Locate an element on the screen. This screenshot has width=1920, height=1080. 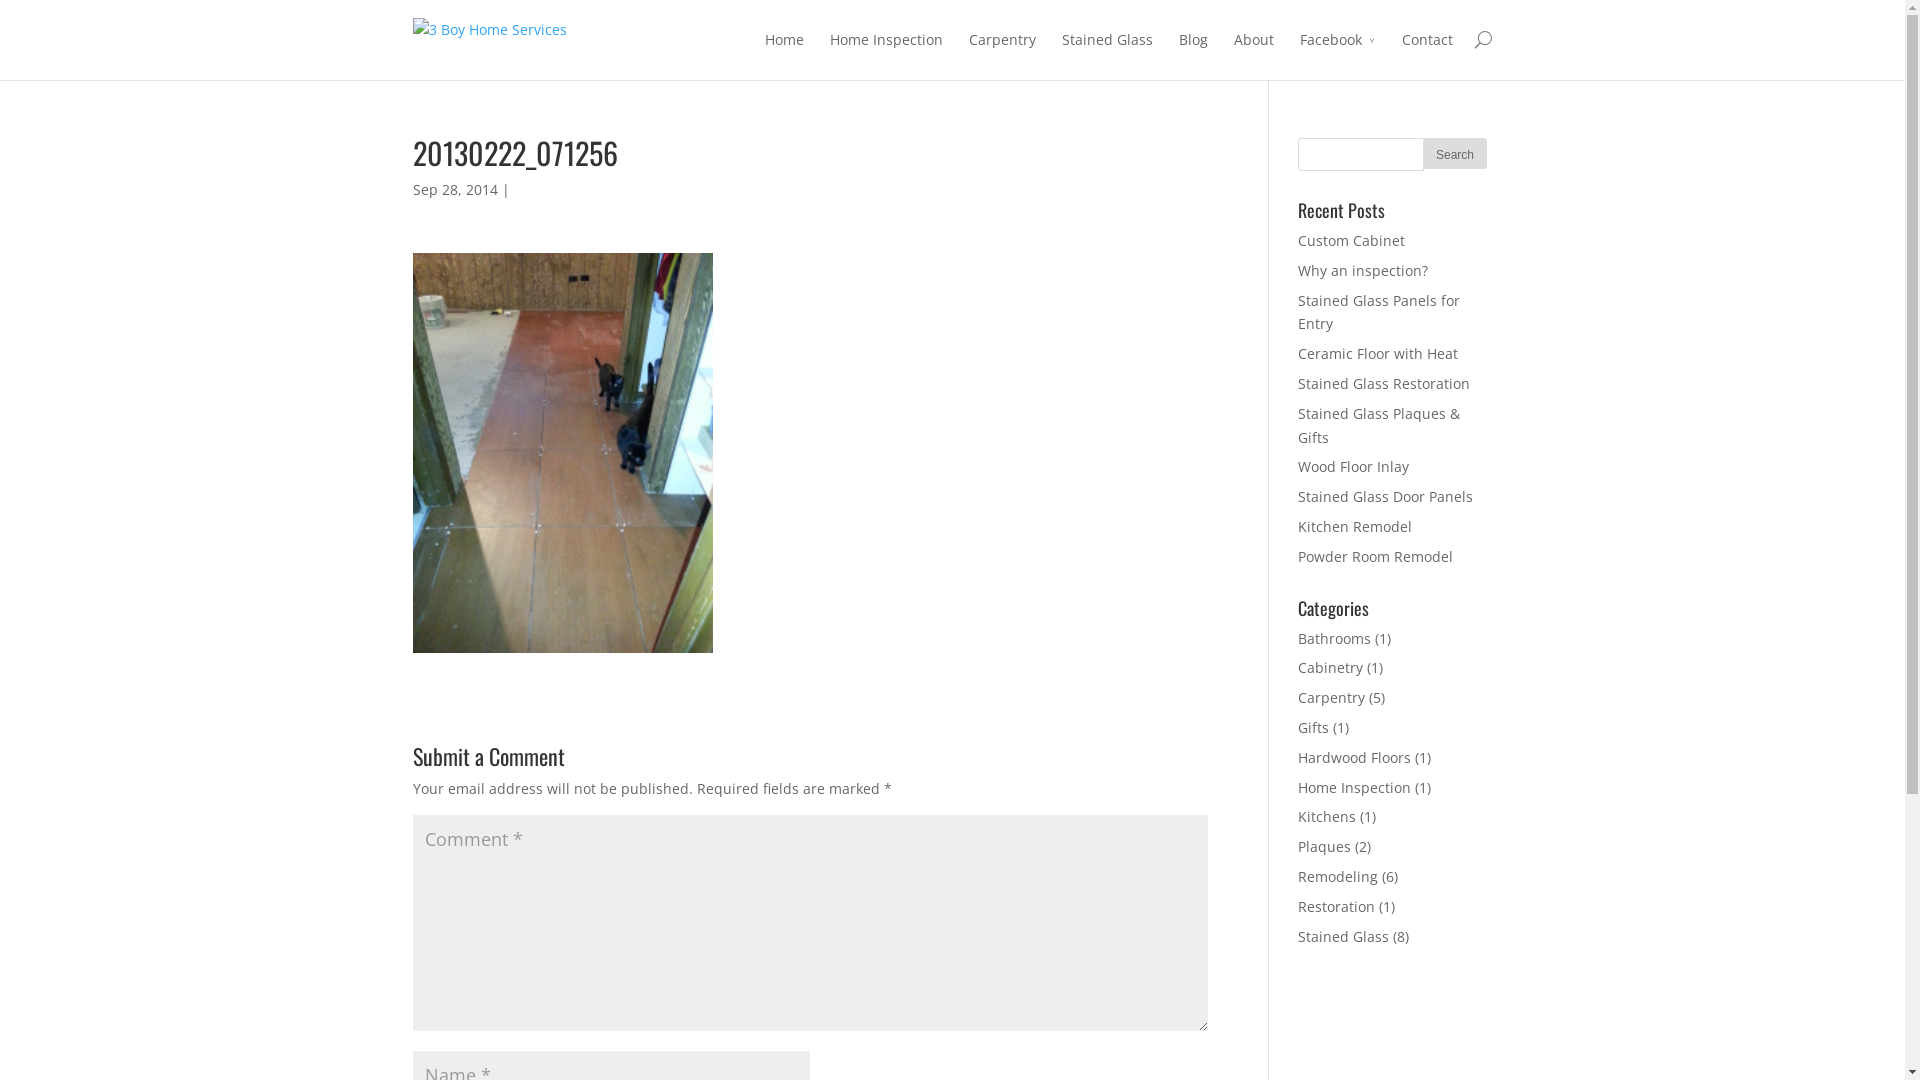
'Stained Glass' is located at coordinates (1343, 936).